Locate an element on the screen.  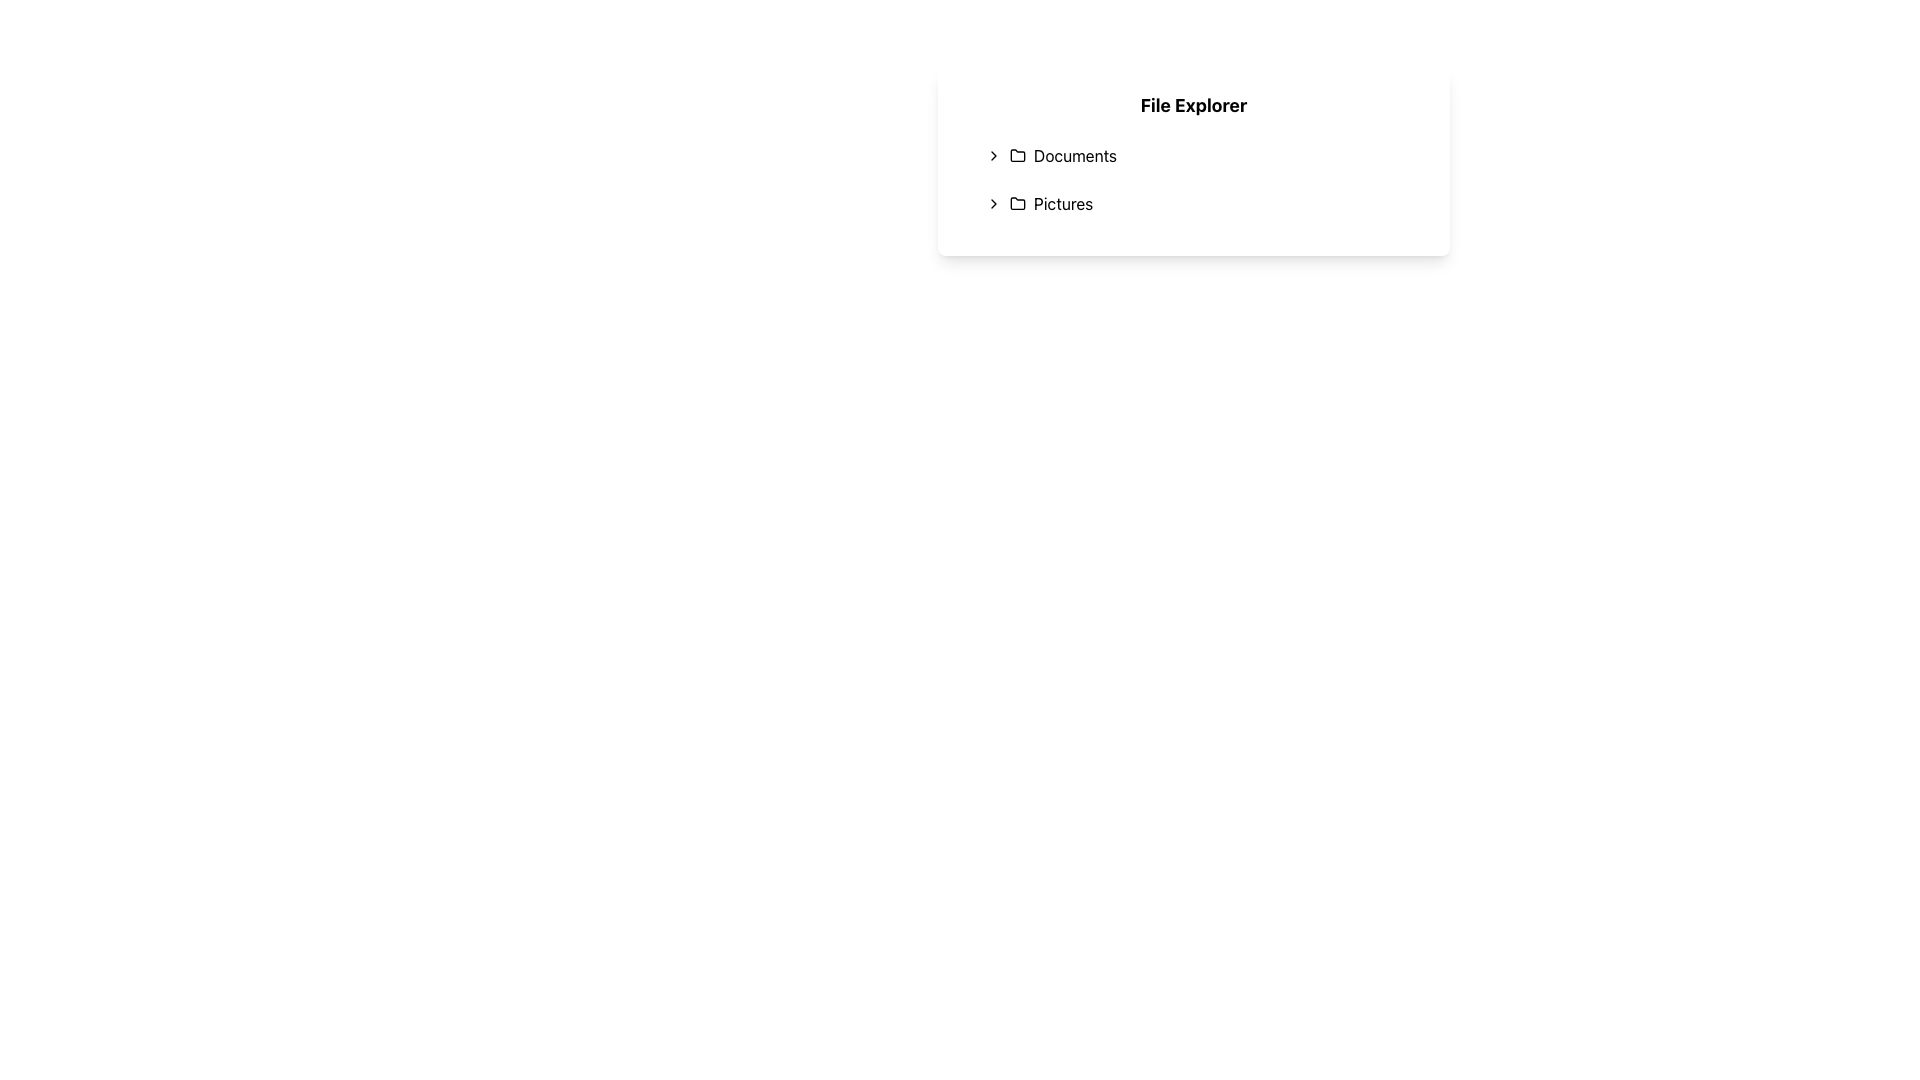
the right-pointing chevron icon button located within the 'Documents' entry in the file explorer panel is located at coordinates (993, 154).